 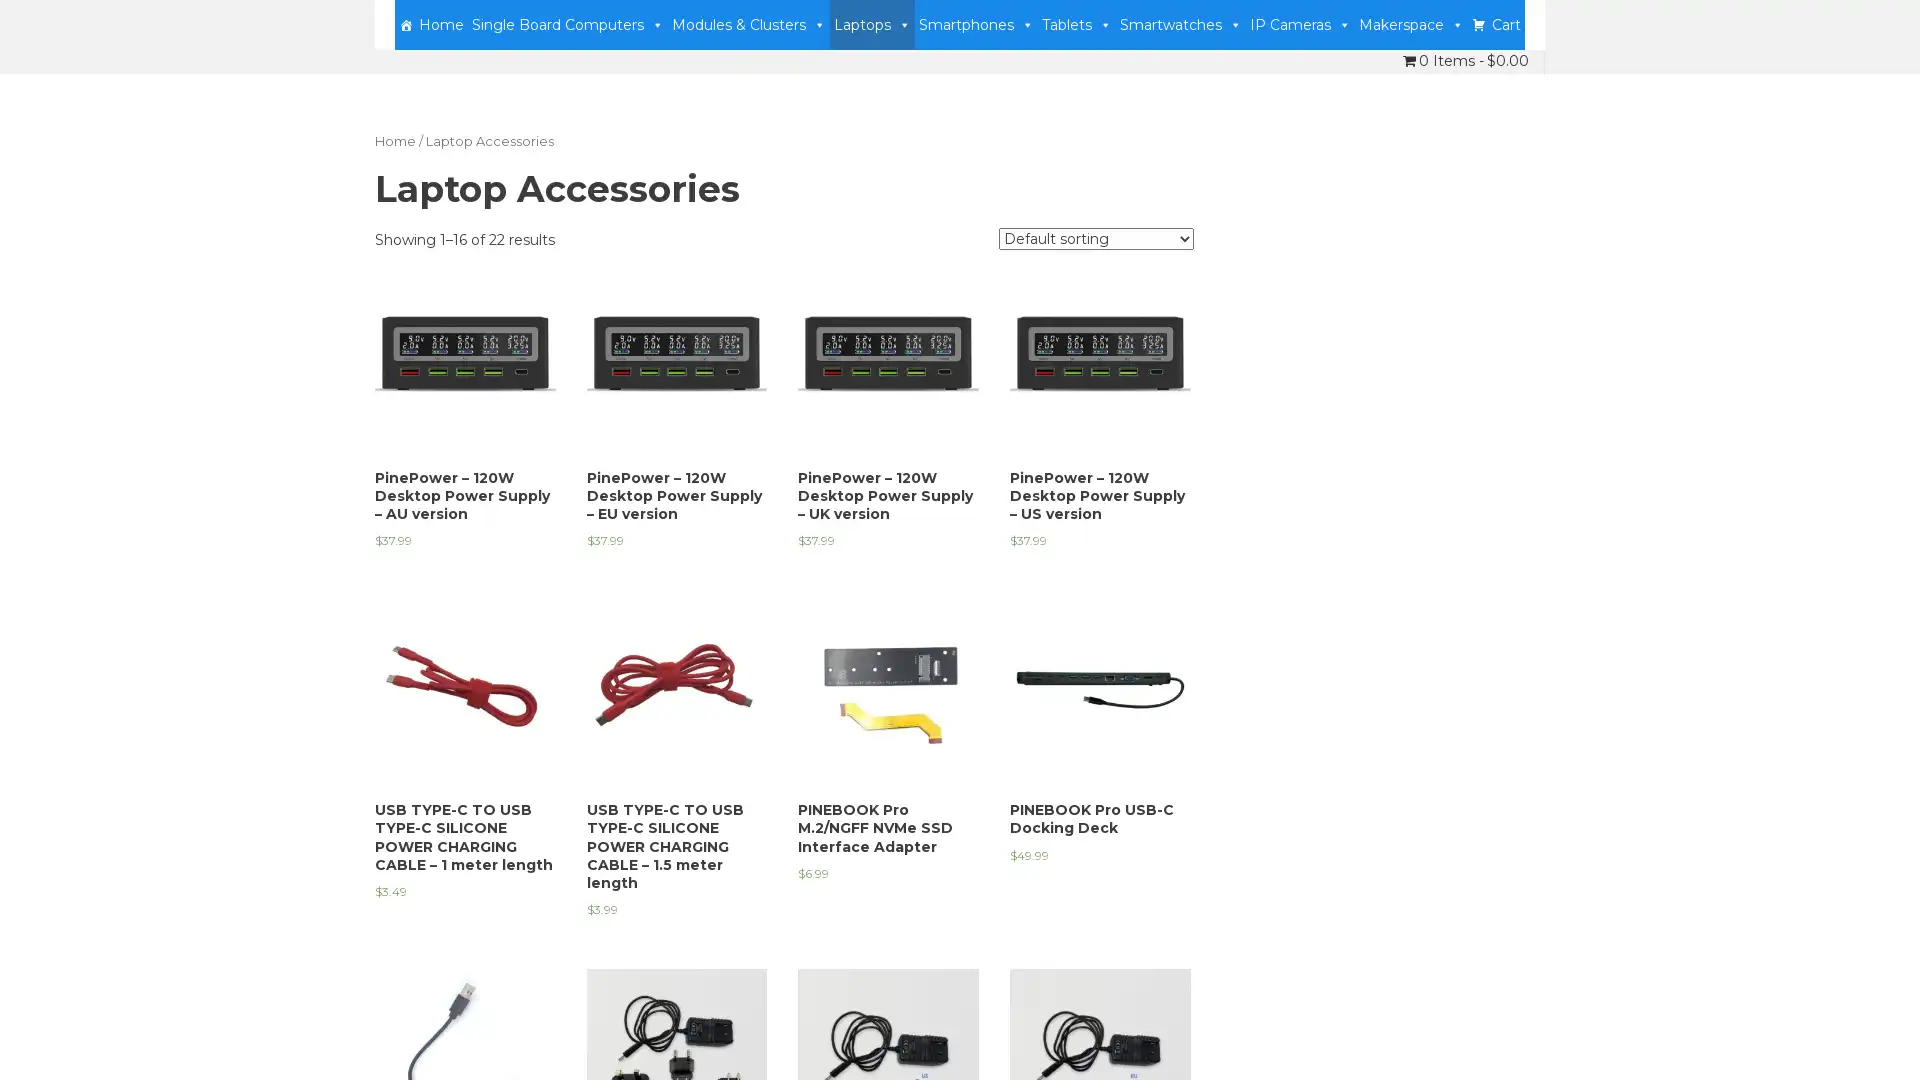 I want to click on Accept, so click(x=1266, y=1049).